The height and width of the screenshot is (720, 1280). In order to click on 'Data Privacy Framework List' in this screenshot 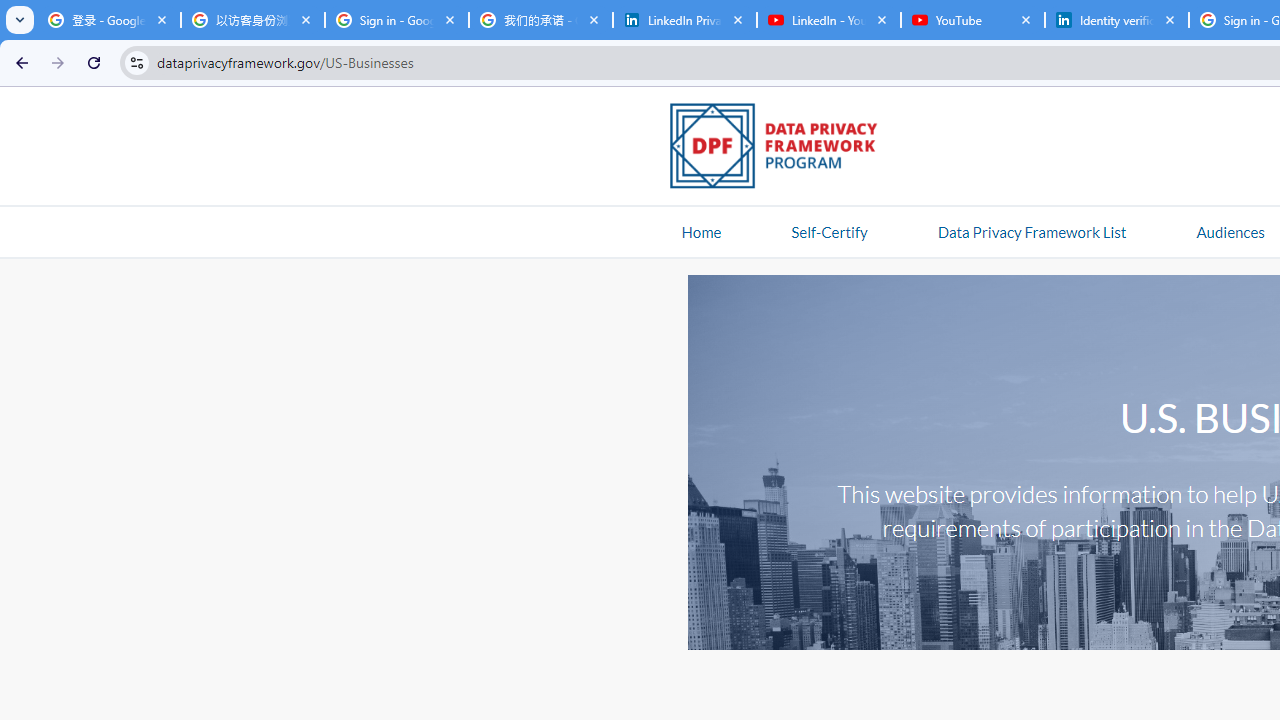, I will do `click(1031, 230)`.